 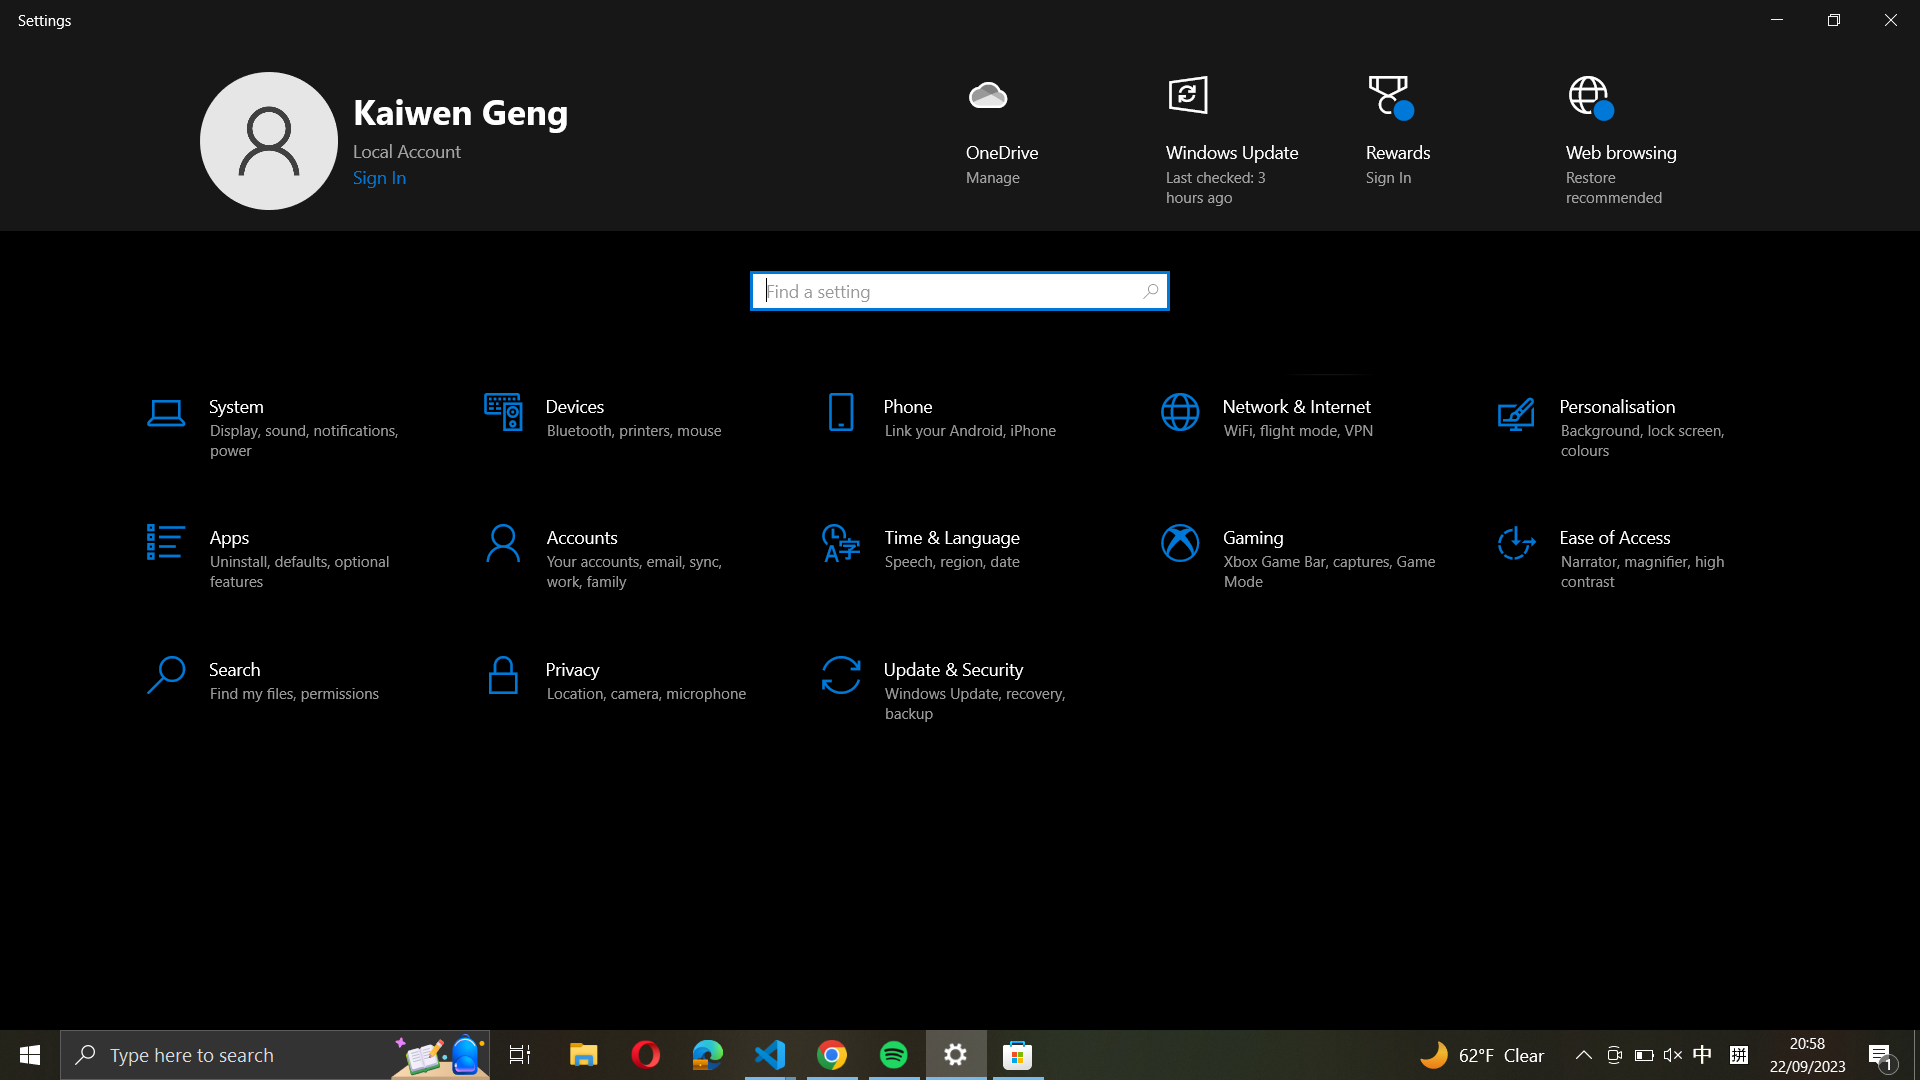 What do you see at coordinates (1406, 140) in the screenshot?
I see `Proceed by selecting the "Rewards" button` at bounding box center [1406, 140].